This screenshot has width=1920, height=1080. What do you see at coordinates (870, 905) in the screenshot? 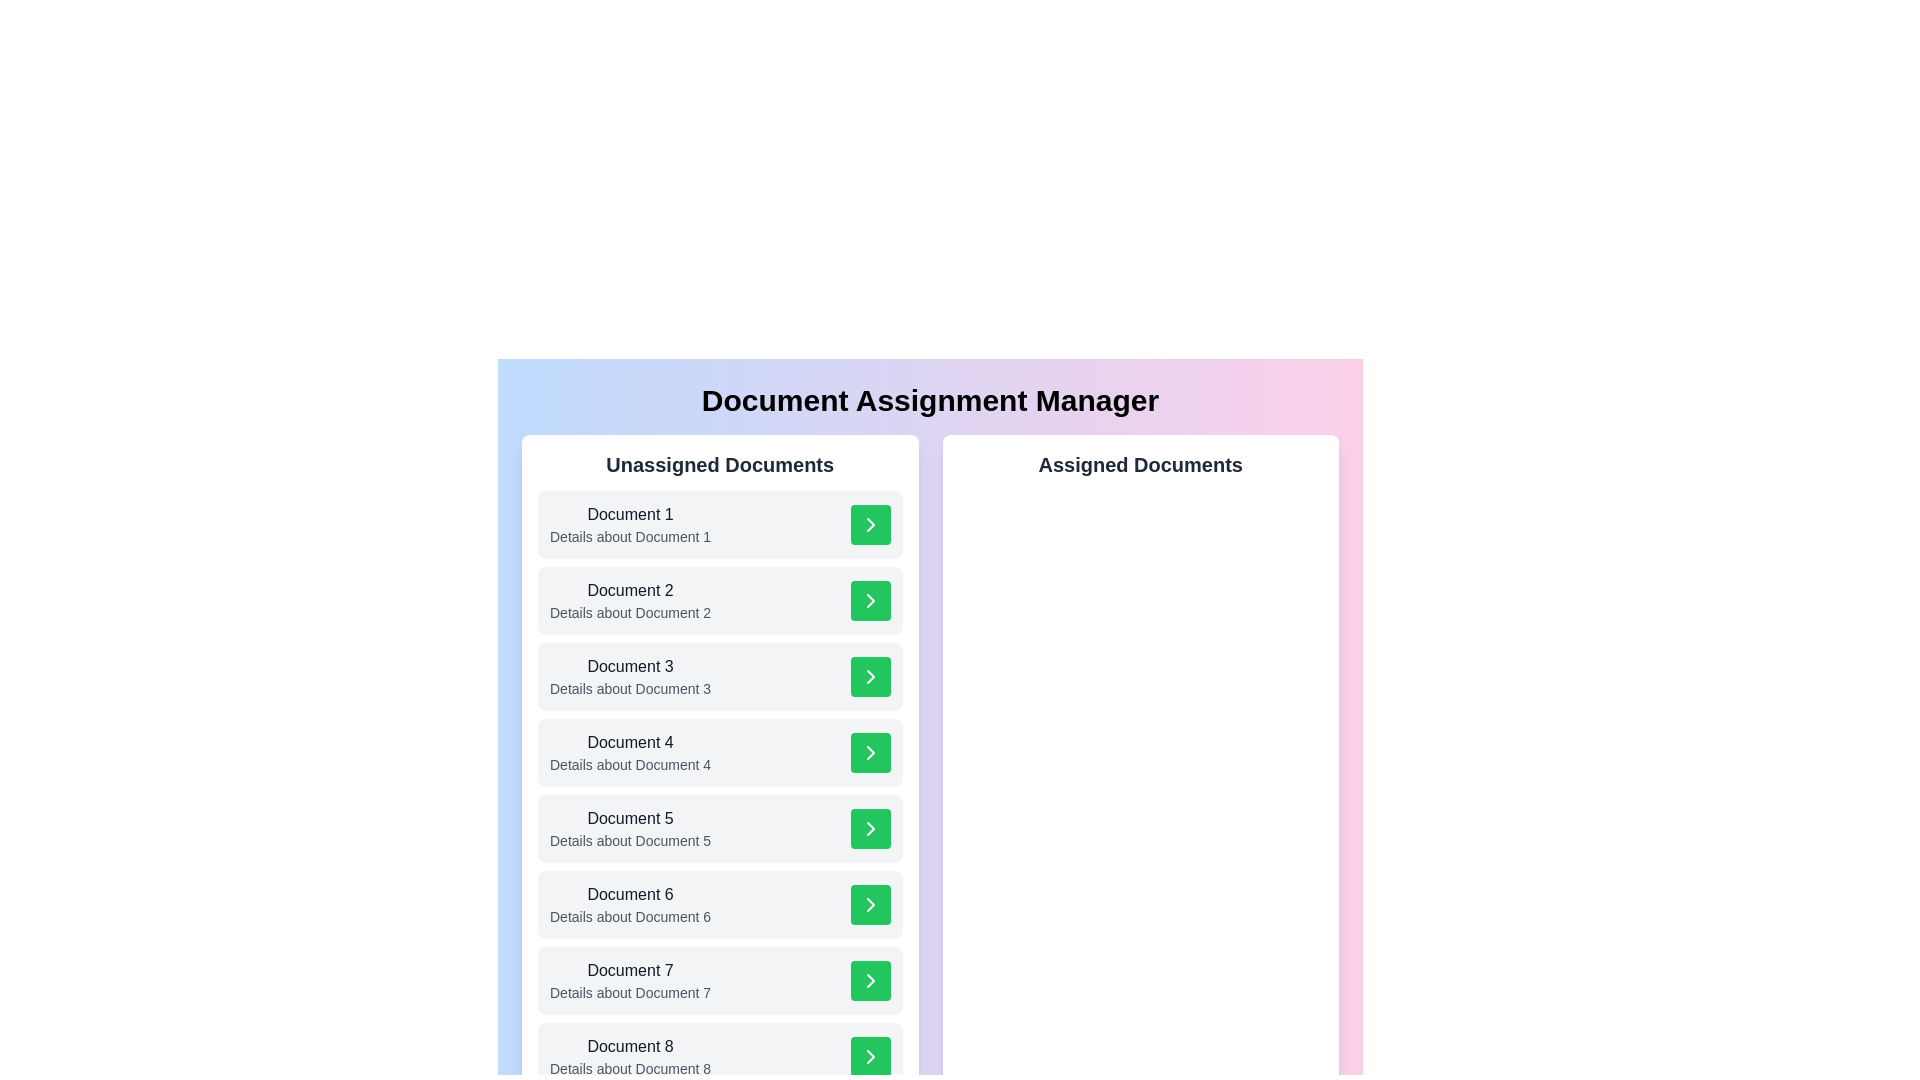
I see `the small square button with a green background and a white rightward-facing chevron icon, which is associated with 'Document 6'` at bounding box center [870, 905].